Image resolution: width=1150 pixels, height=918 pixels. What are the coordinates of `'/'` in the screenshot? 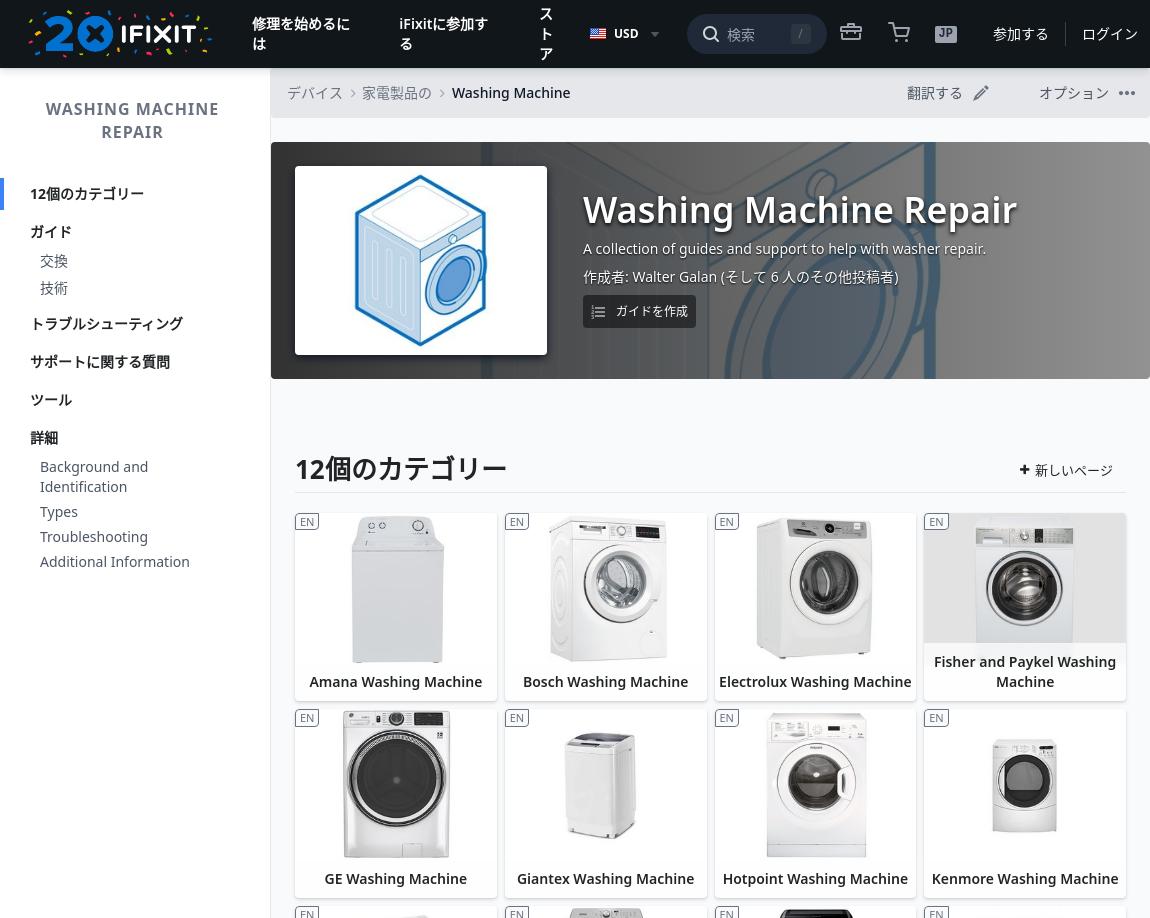 It's located at (799, 33).